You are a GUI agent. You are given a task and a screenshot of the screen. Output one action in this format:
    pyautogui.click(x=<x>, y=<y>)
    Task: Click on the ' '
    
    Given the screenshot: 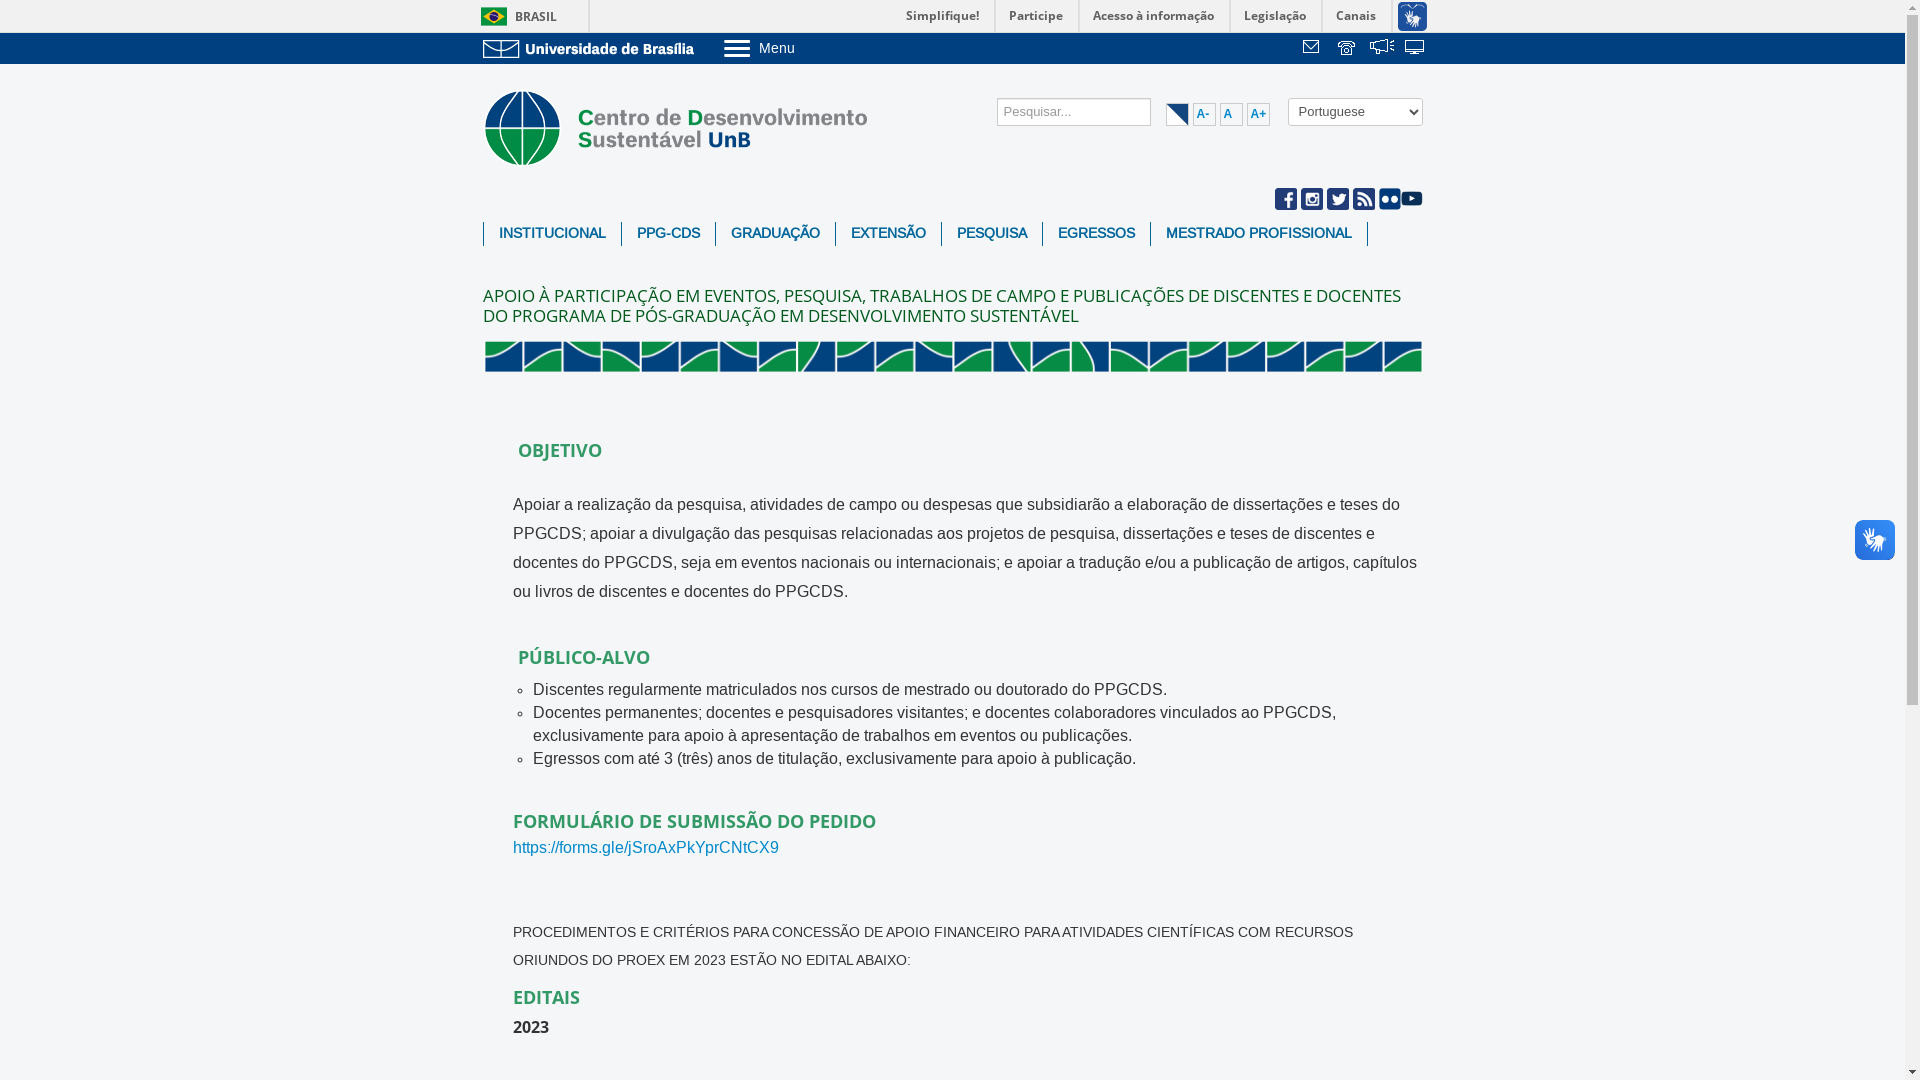 What is the action you would take?
    pyautogui.click(x=1335, y=48)
    